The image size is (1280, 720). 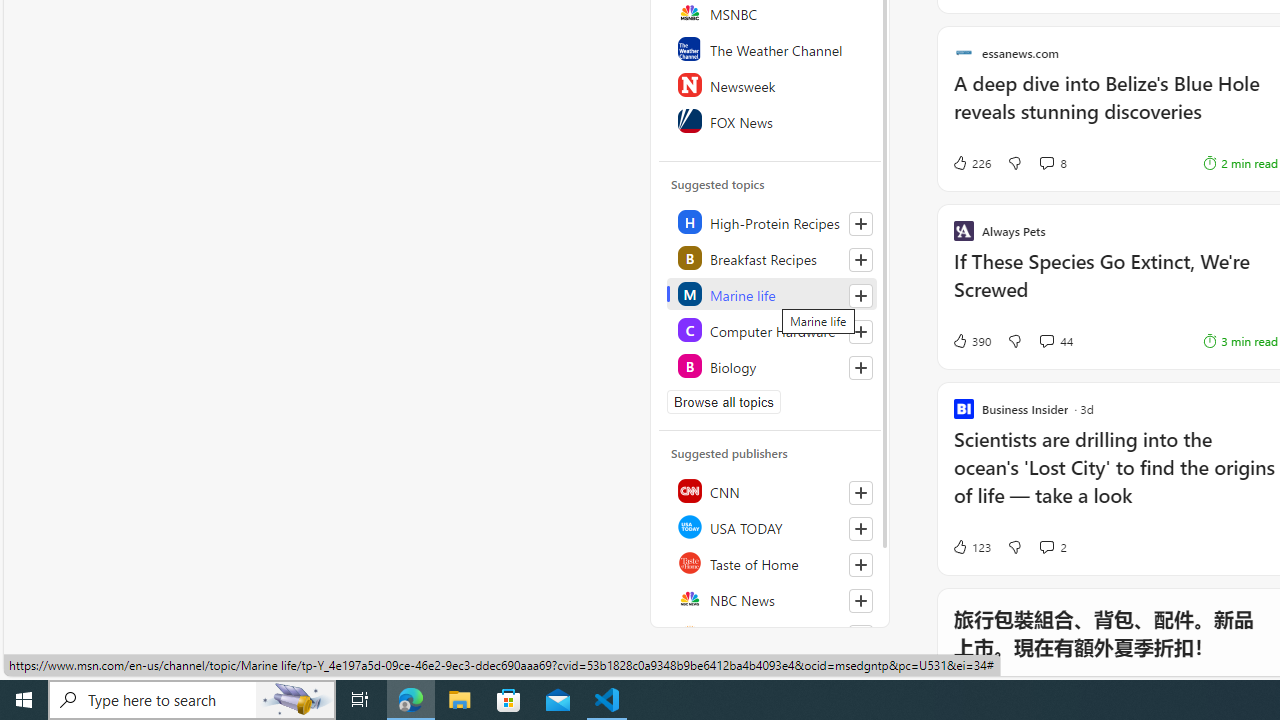 What do you see at coordinates (1045, 547) in the screenshot?
I see `'View comments 2 Comment'` at bounding box center [1045, 547].